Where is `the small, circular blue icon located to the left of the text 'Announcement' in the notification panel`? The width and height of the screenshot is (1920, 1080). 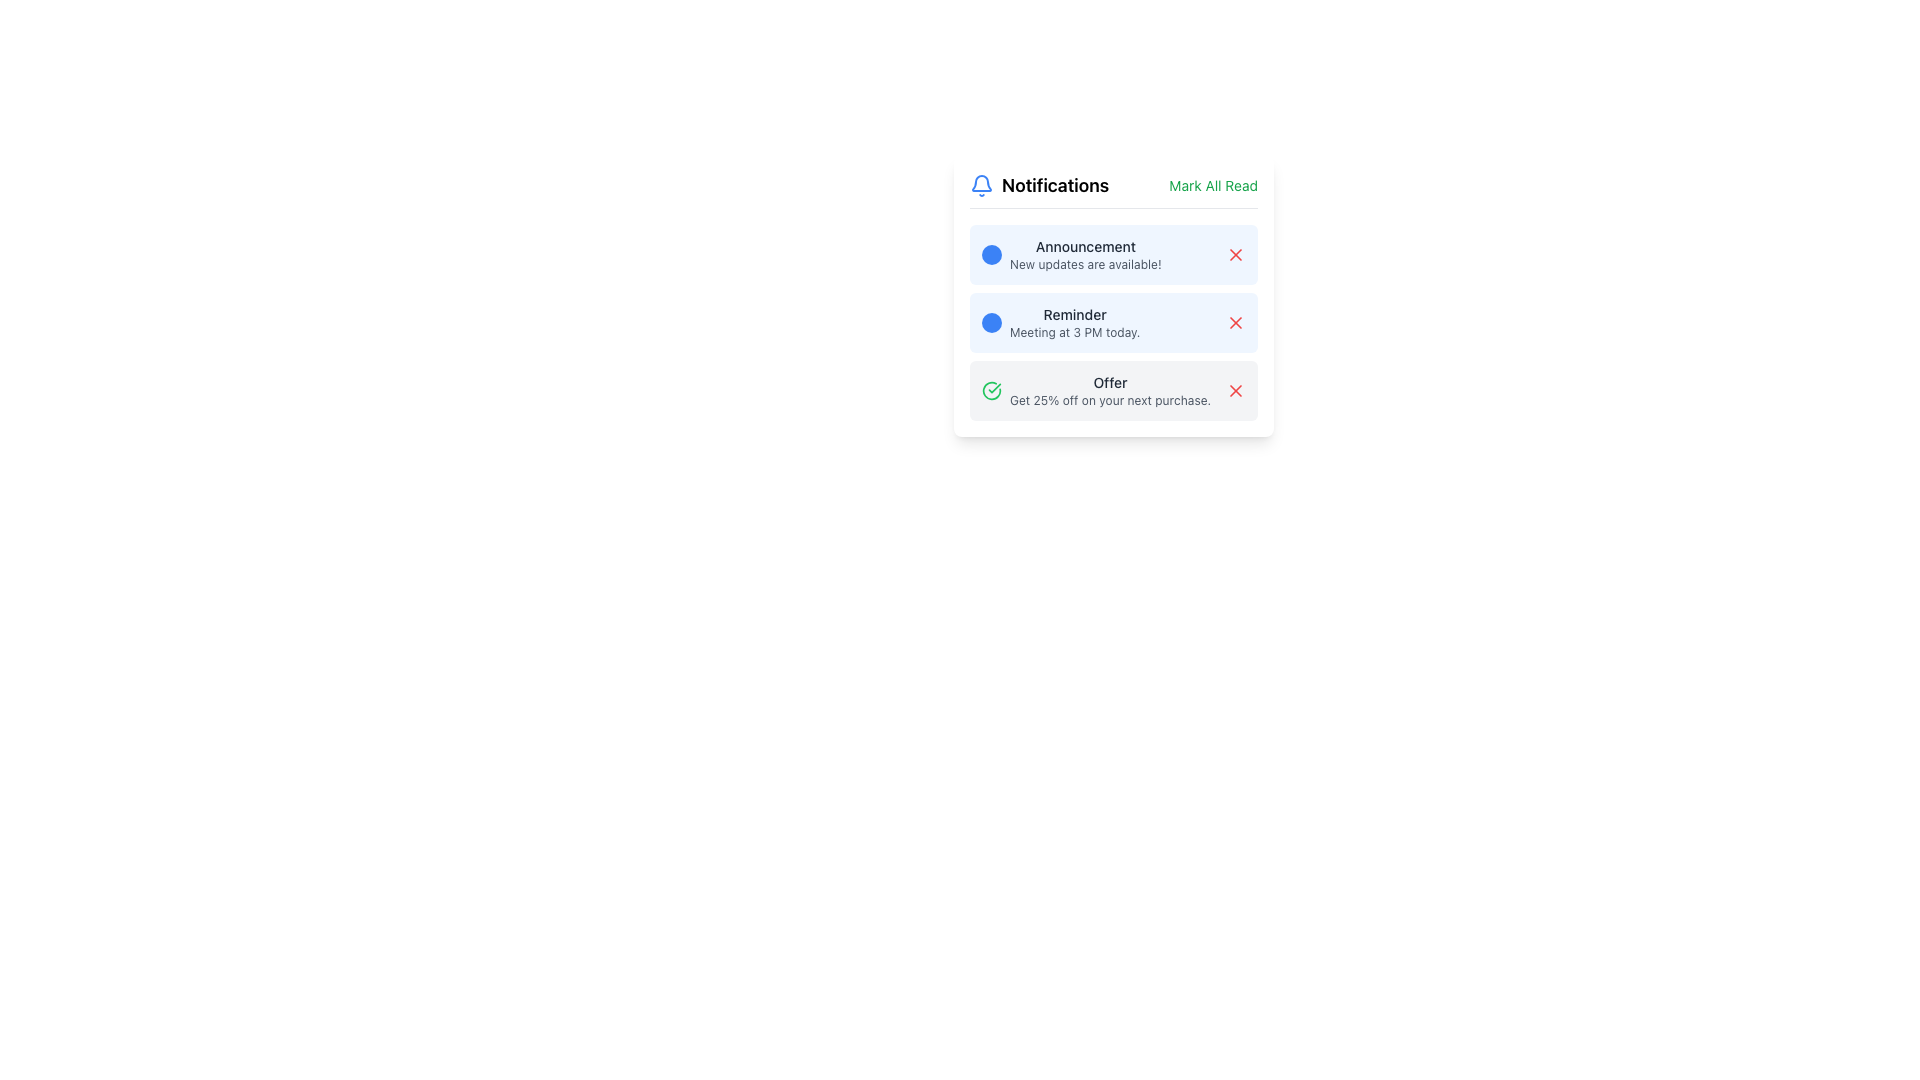
the small, circular blue icon located to the left of the text 'Announcement' in the notification panel is located at coordinates (992, 253).